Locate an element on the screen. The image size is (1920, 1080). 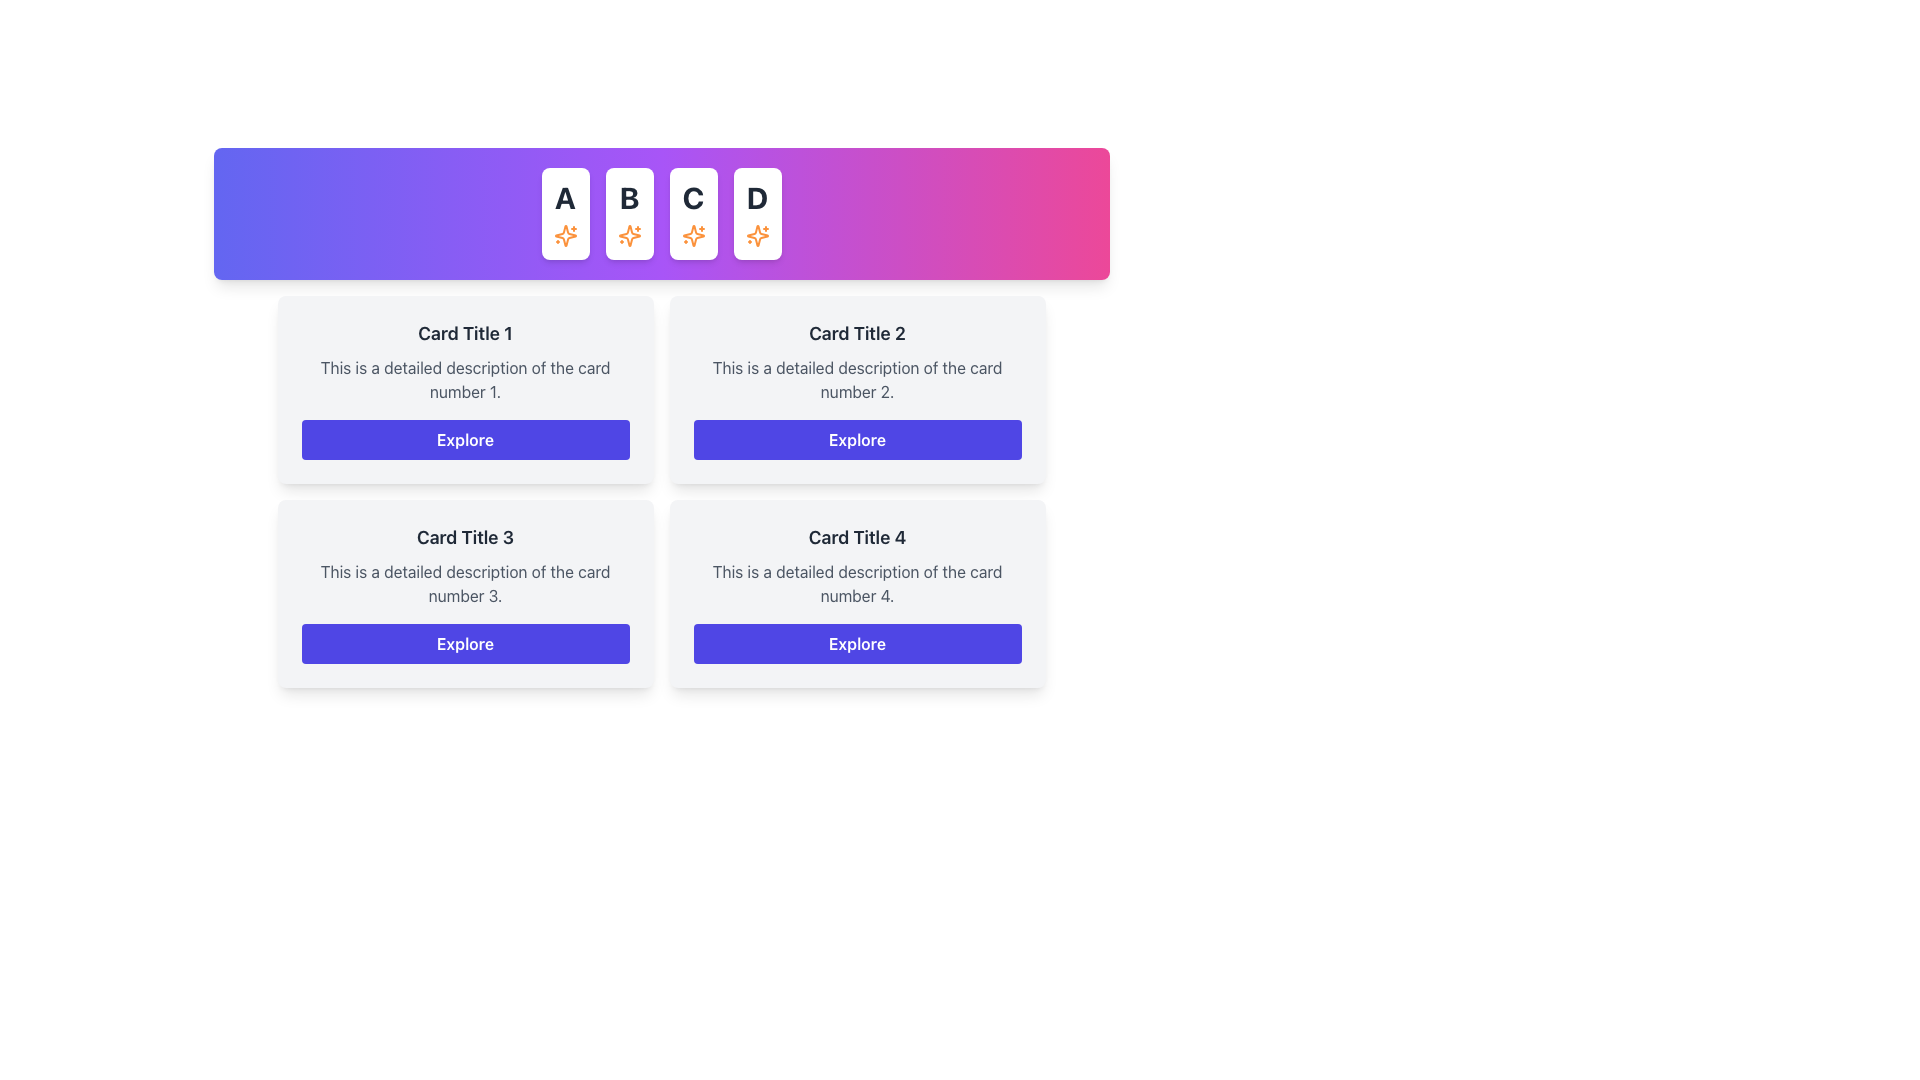
the bold, large-sized text displaying the character 'A' located in the first card of a horizontally arranged set of similar cards is located at coordinates (564, 197).